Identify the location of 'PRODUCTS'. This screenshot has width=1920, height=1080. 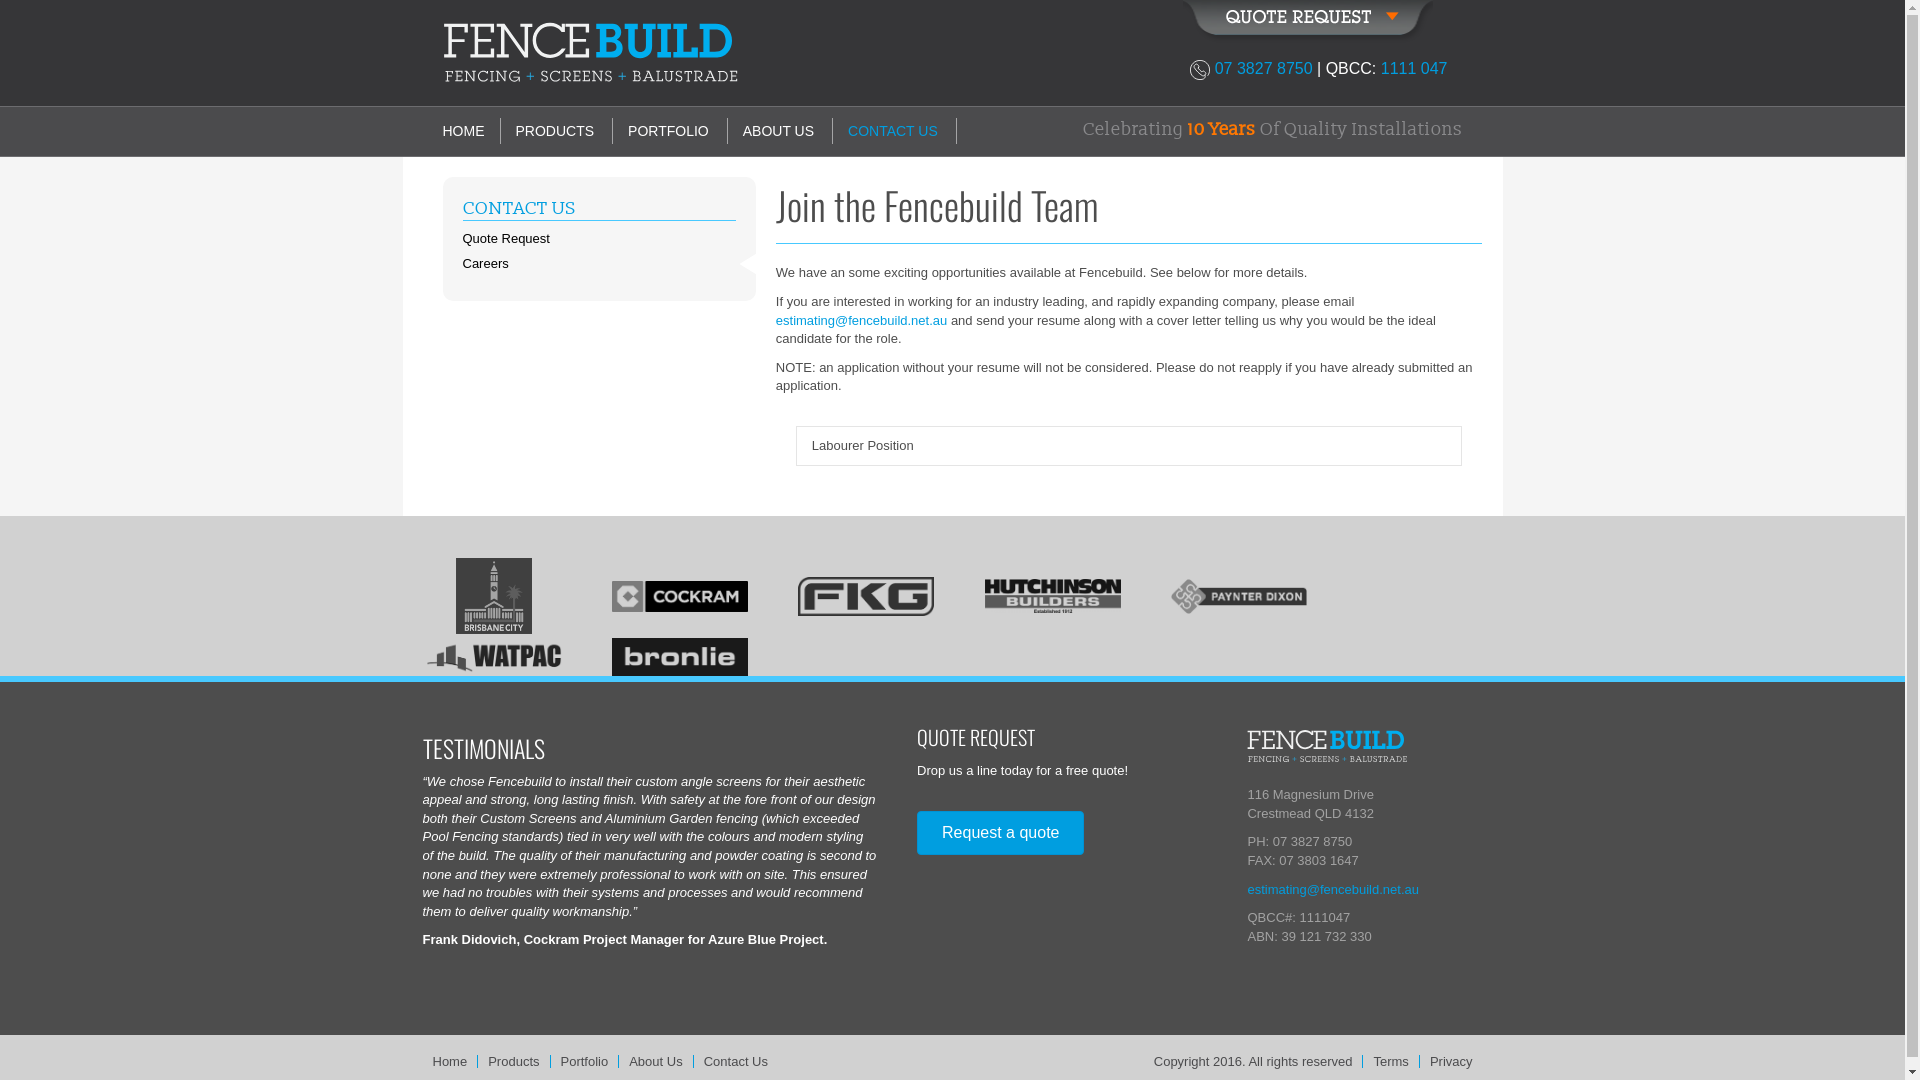
(554, 131).